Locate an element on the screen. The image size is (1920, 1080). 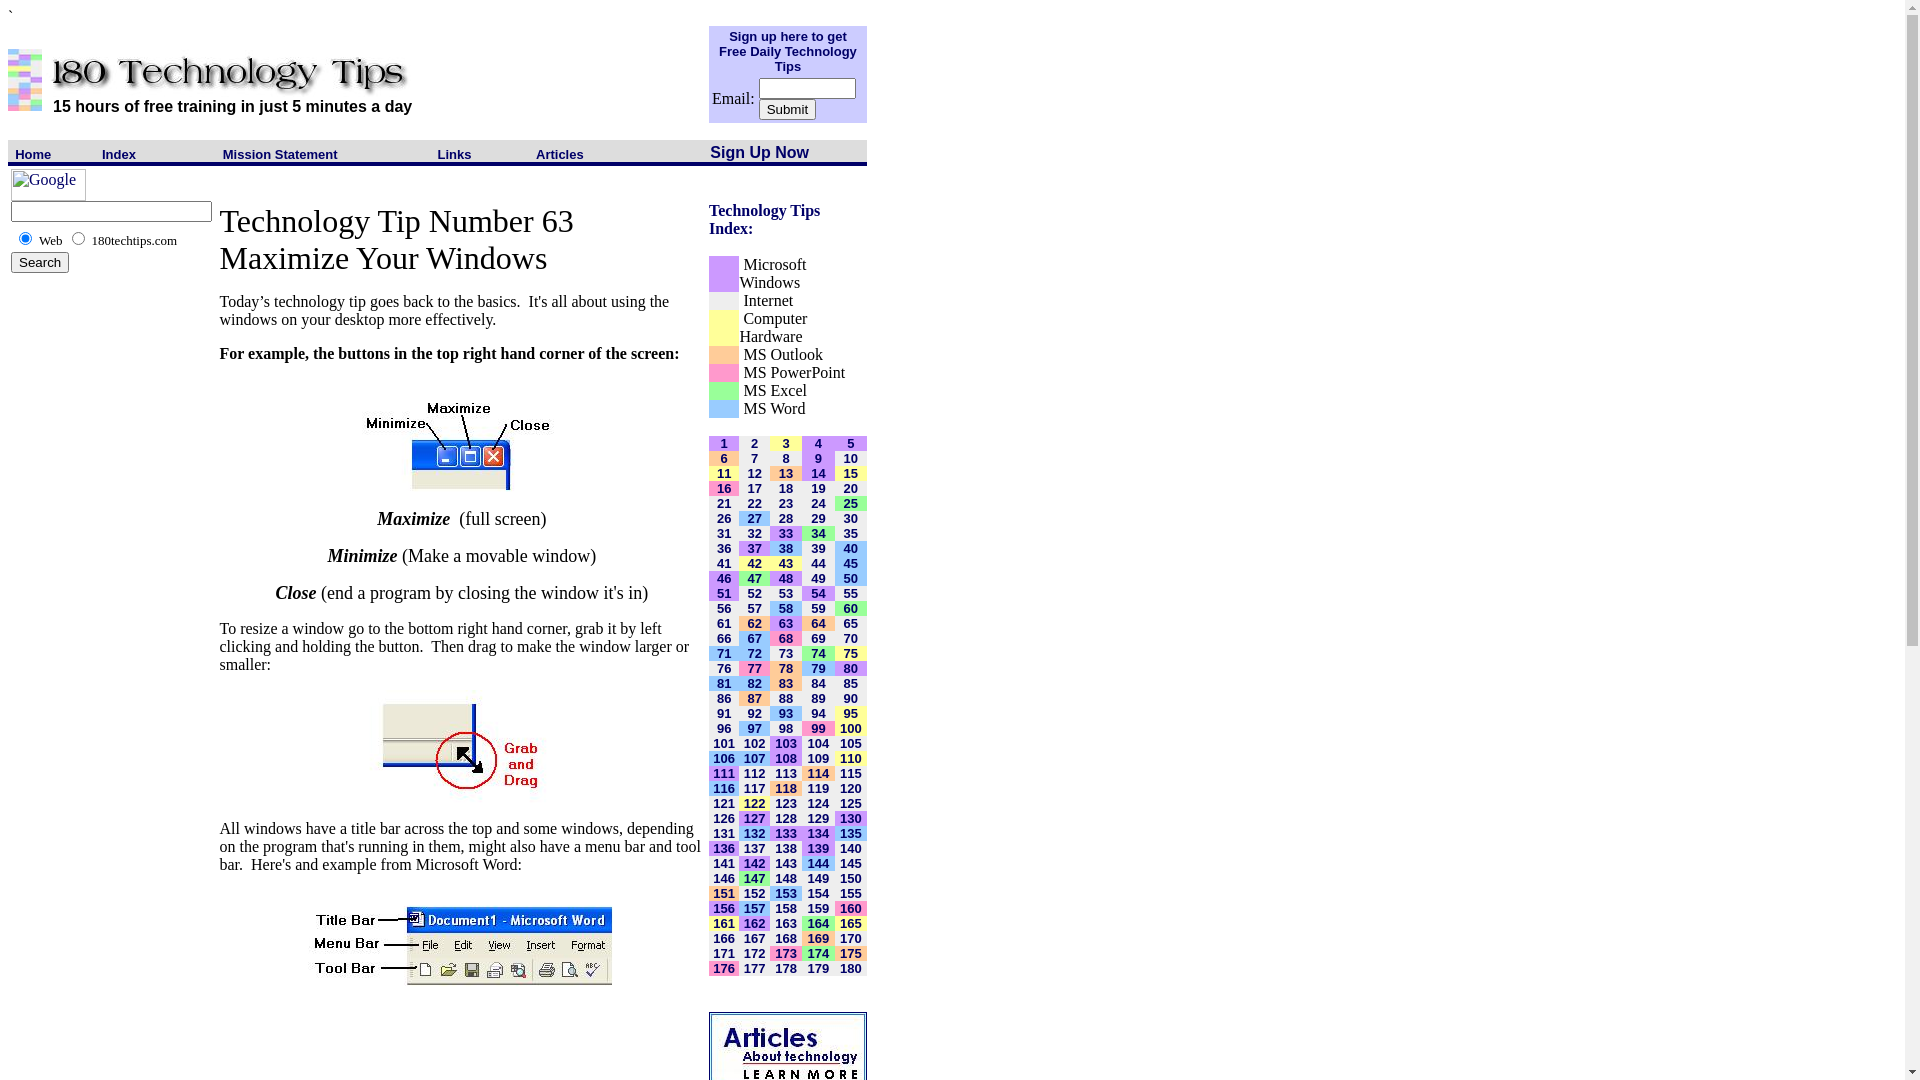
'46' is located at coordinates (723, 578).